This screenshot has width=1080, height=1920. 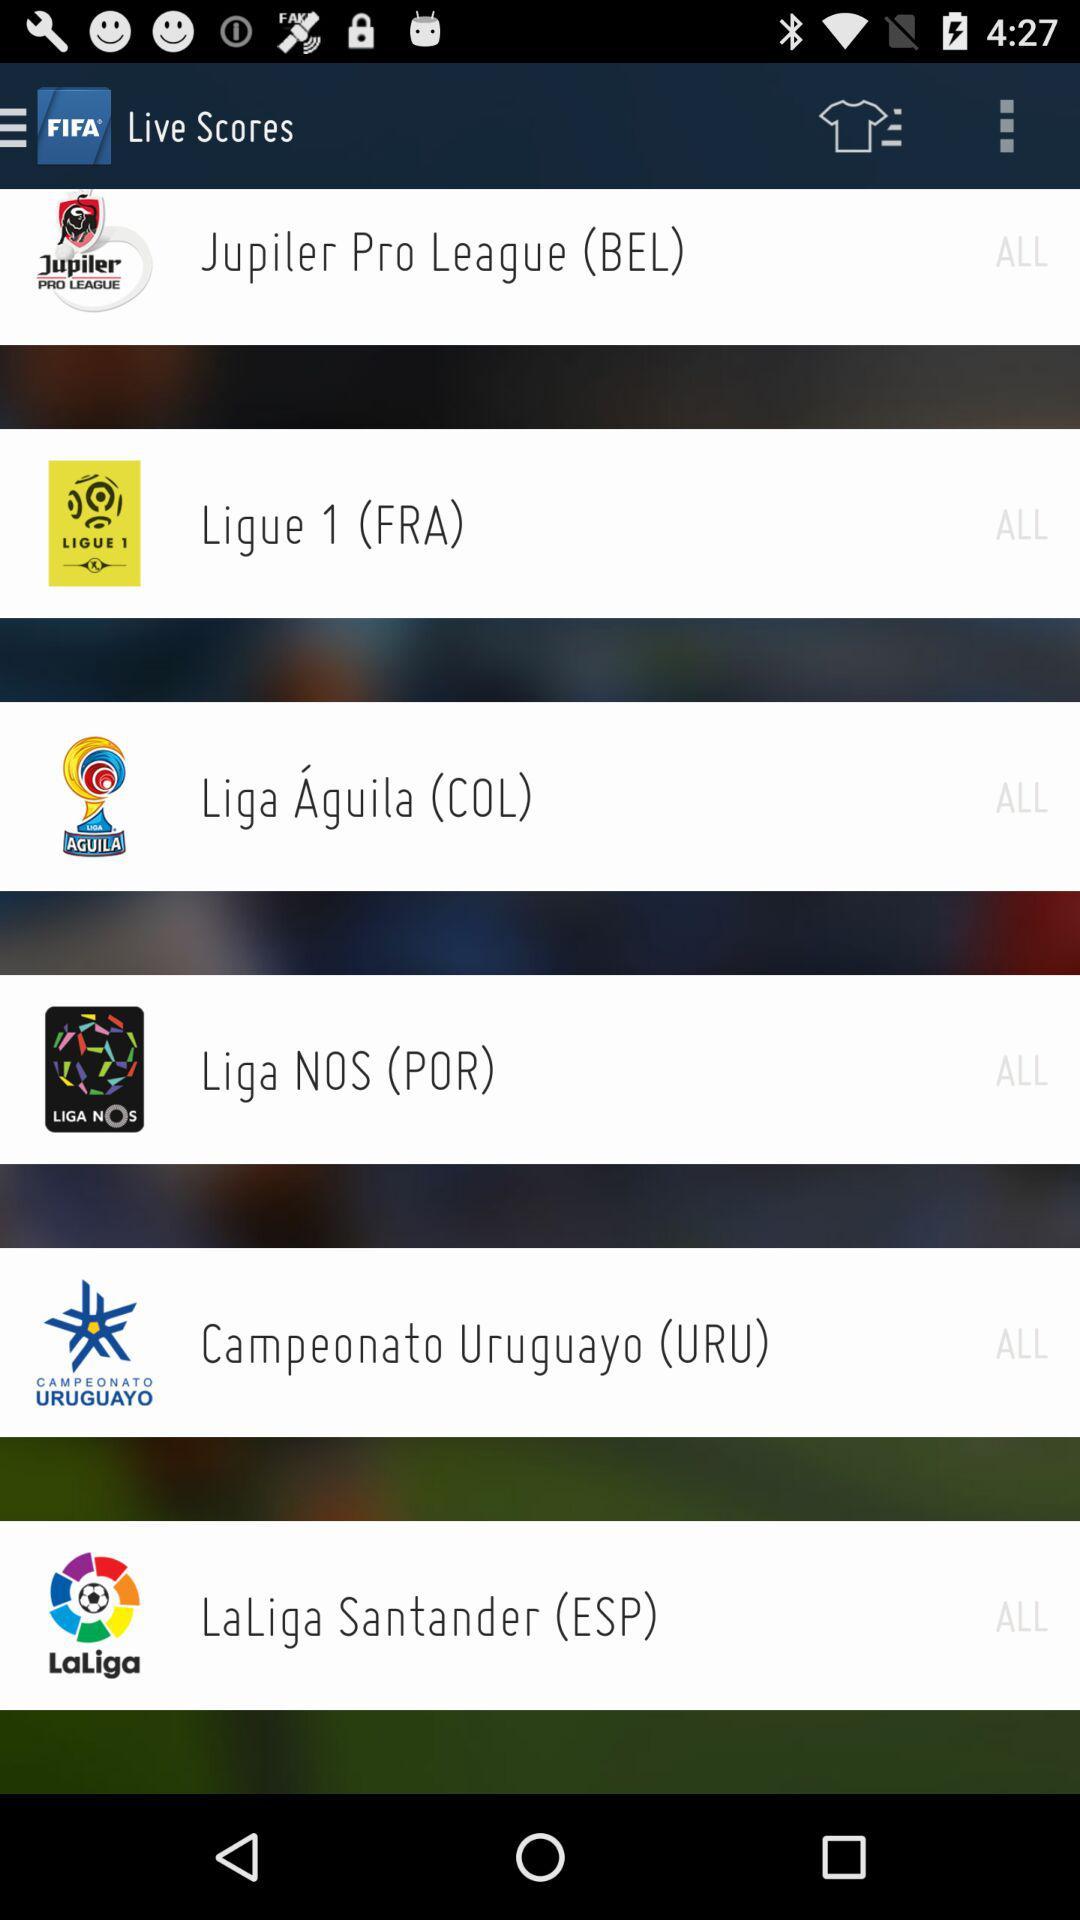 What do you see at coordinates (72, 124) in the screenshot?
I see `the text fifa which is left side of the text live scores` at bounding box center [72, 124].